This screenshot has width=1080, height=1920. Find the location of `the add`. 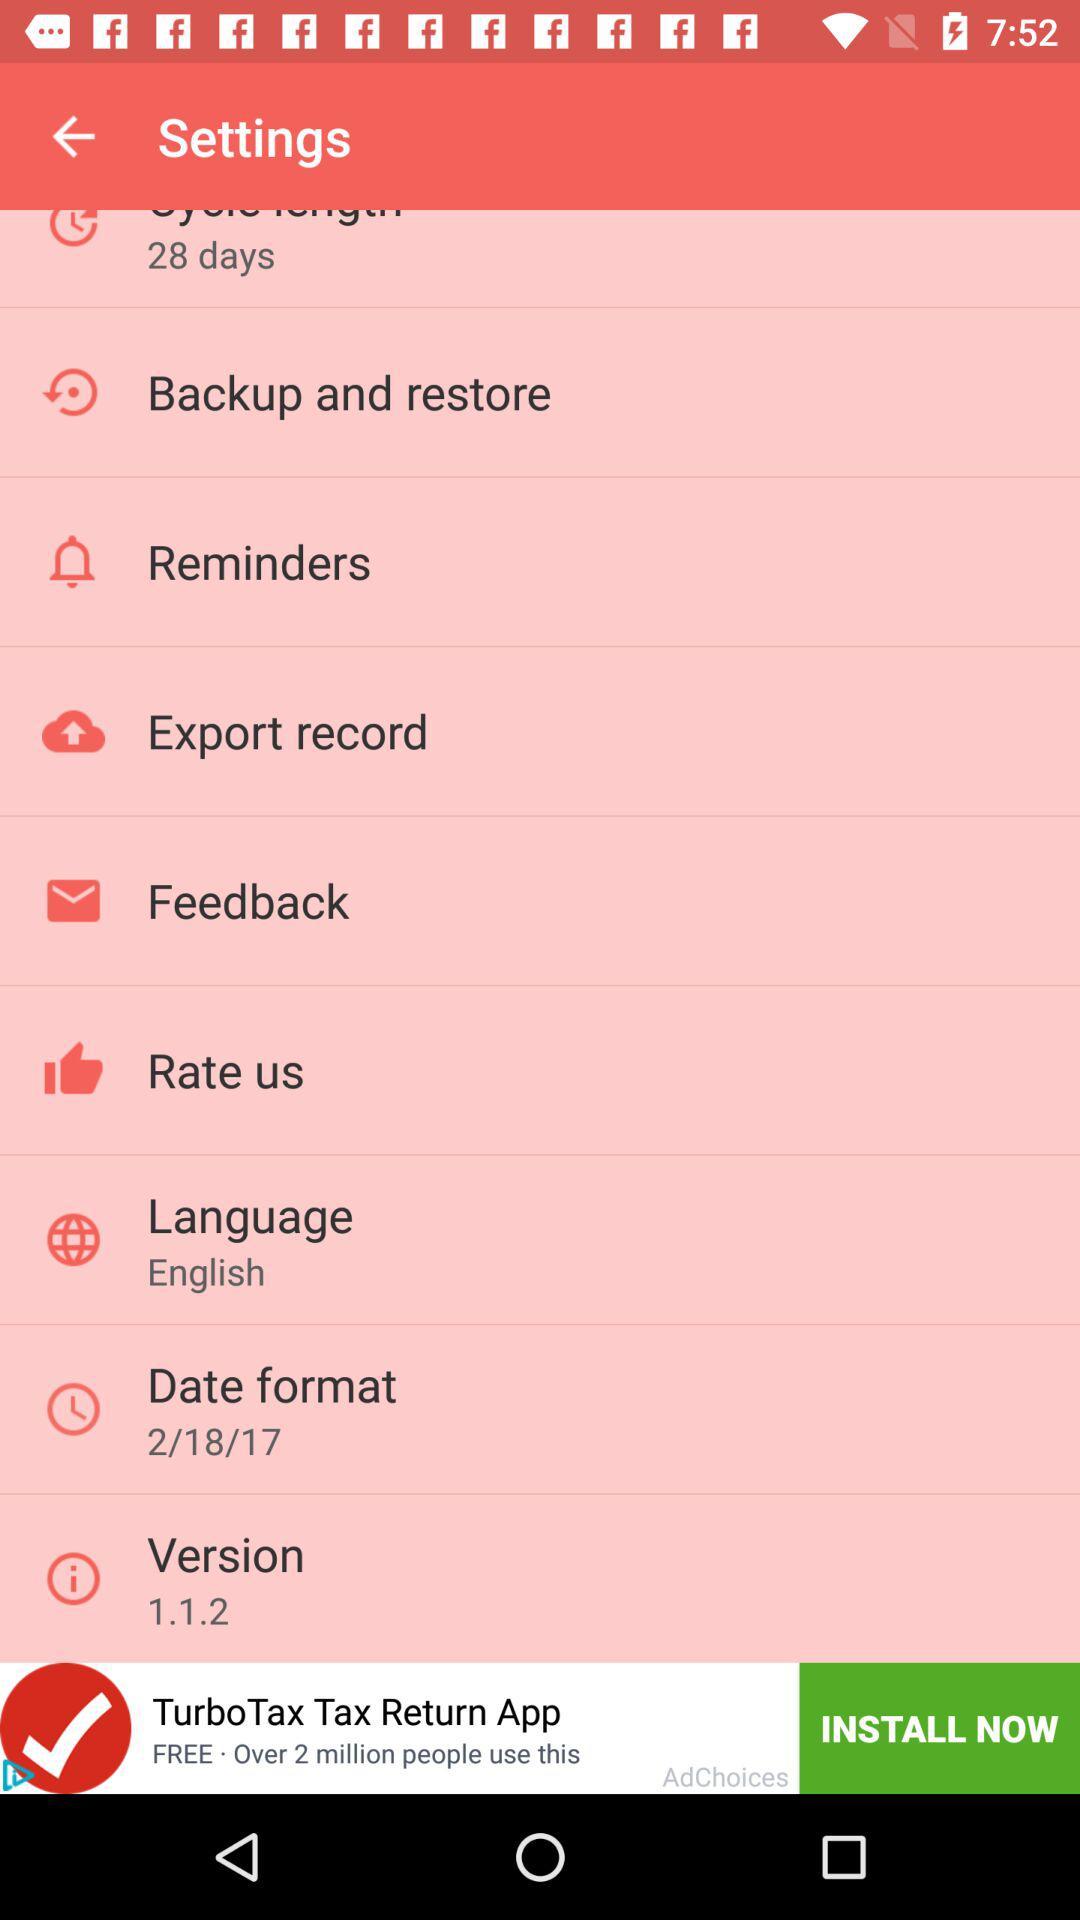

the add is located at coordinates (18, 1775).